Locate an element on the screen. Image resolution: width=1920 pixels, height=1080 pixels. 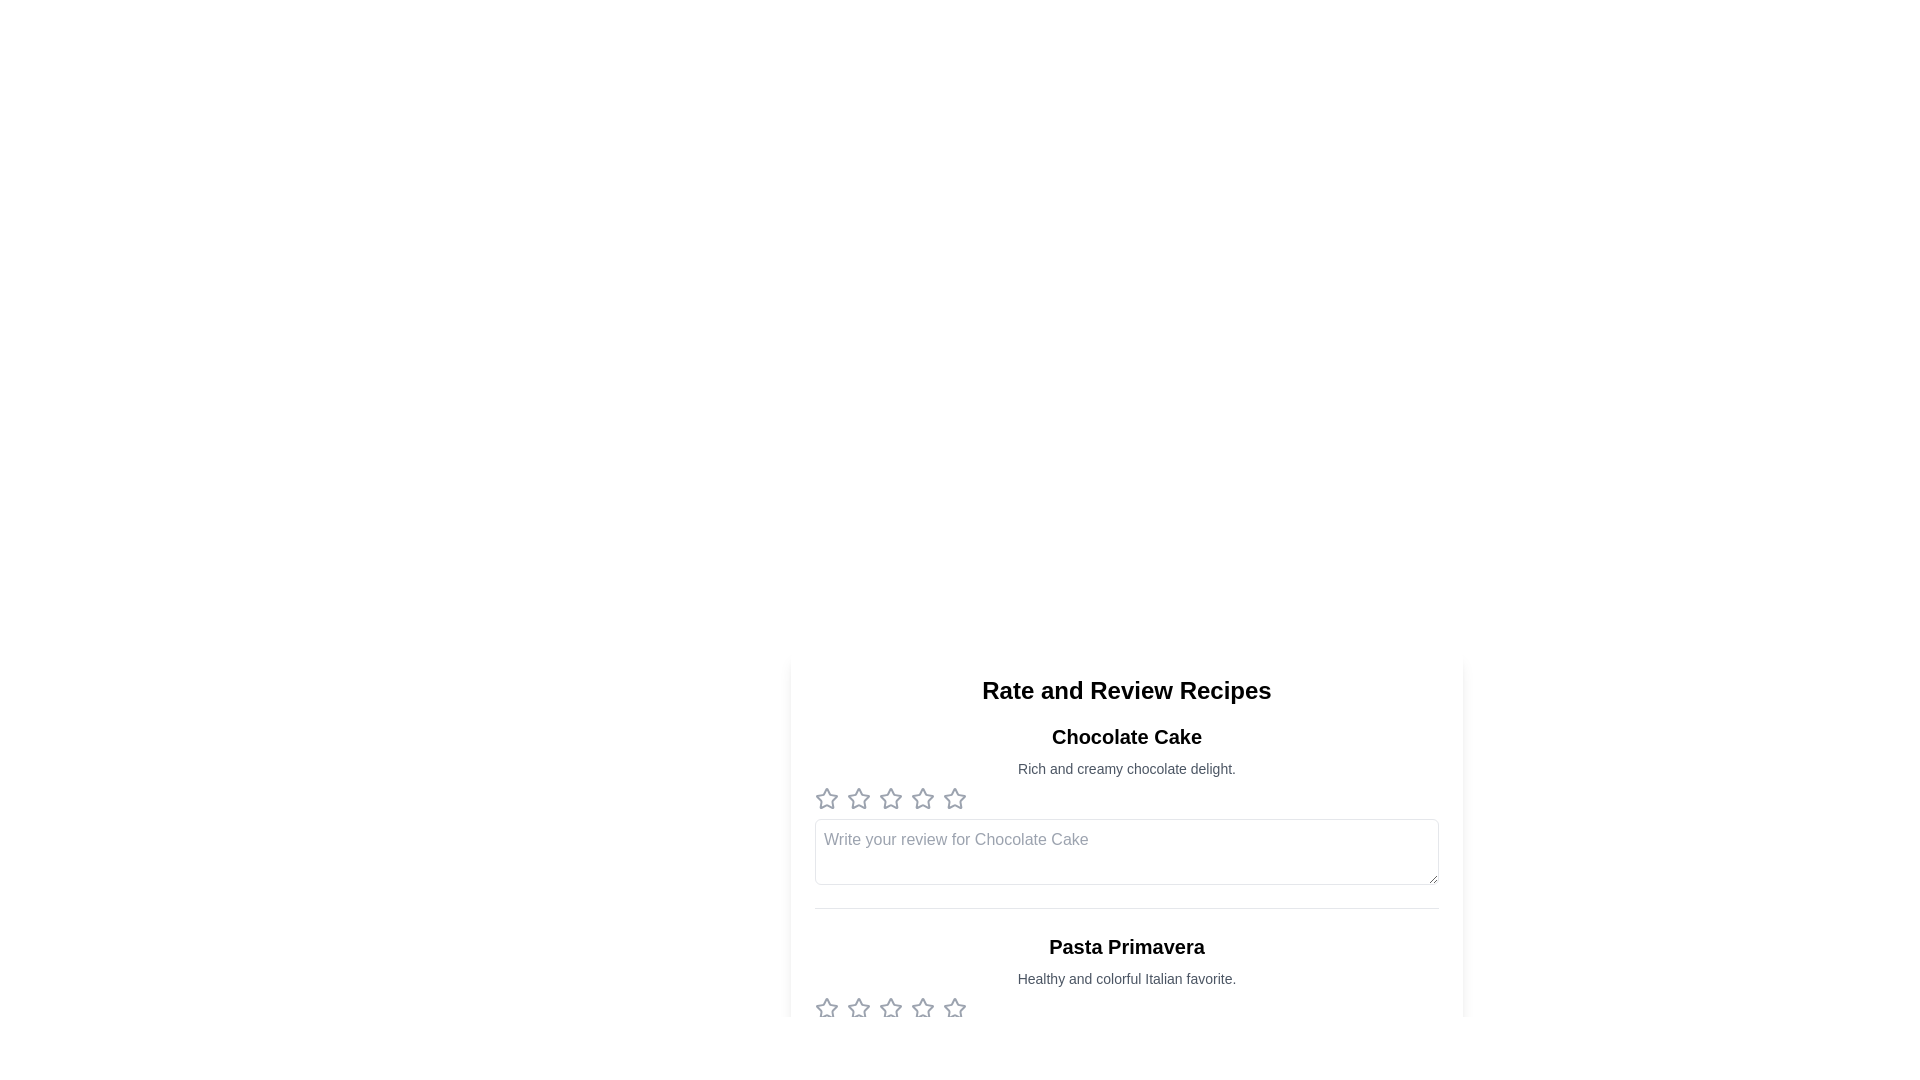
the second star icon in the star rating control below the title 'Chocolate Cake' is located at coordinates (859, 797).